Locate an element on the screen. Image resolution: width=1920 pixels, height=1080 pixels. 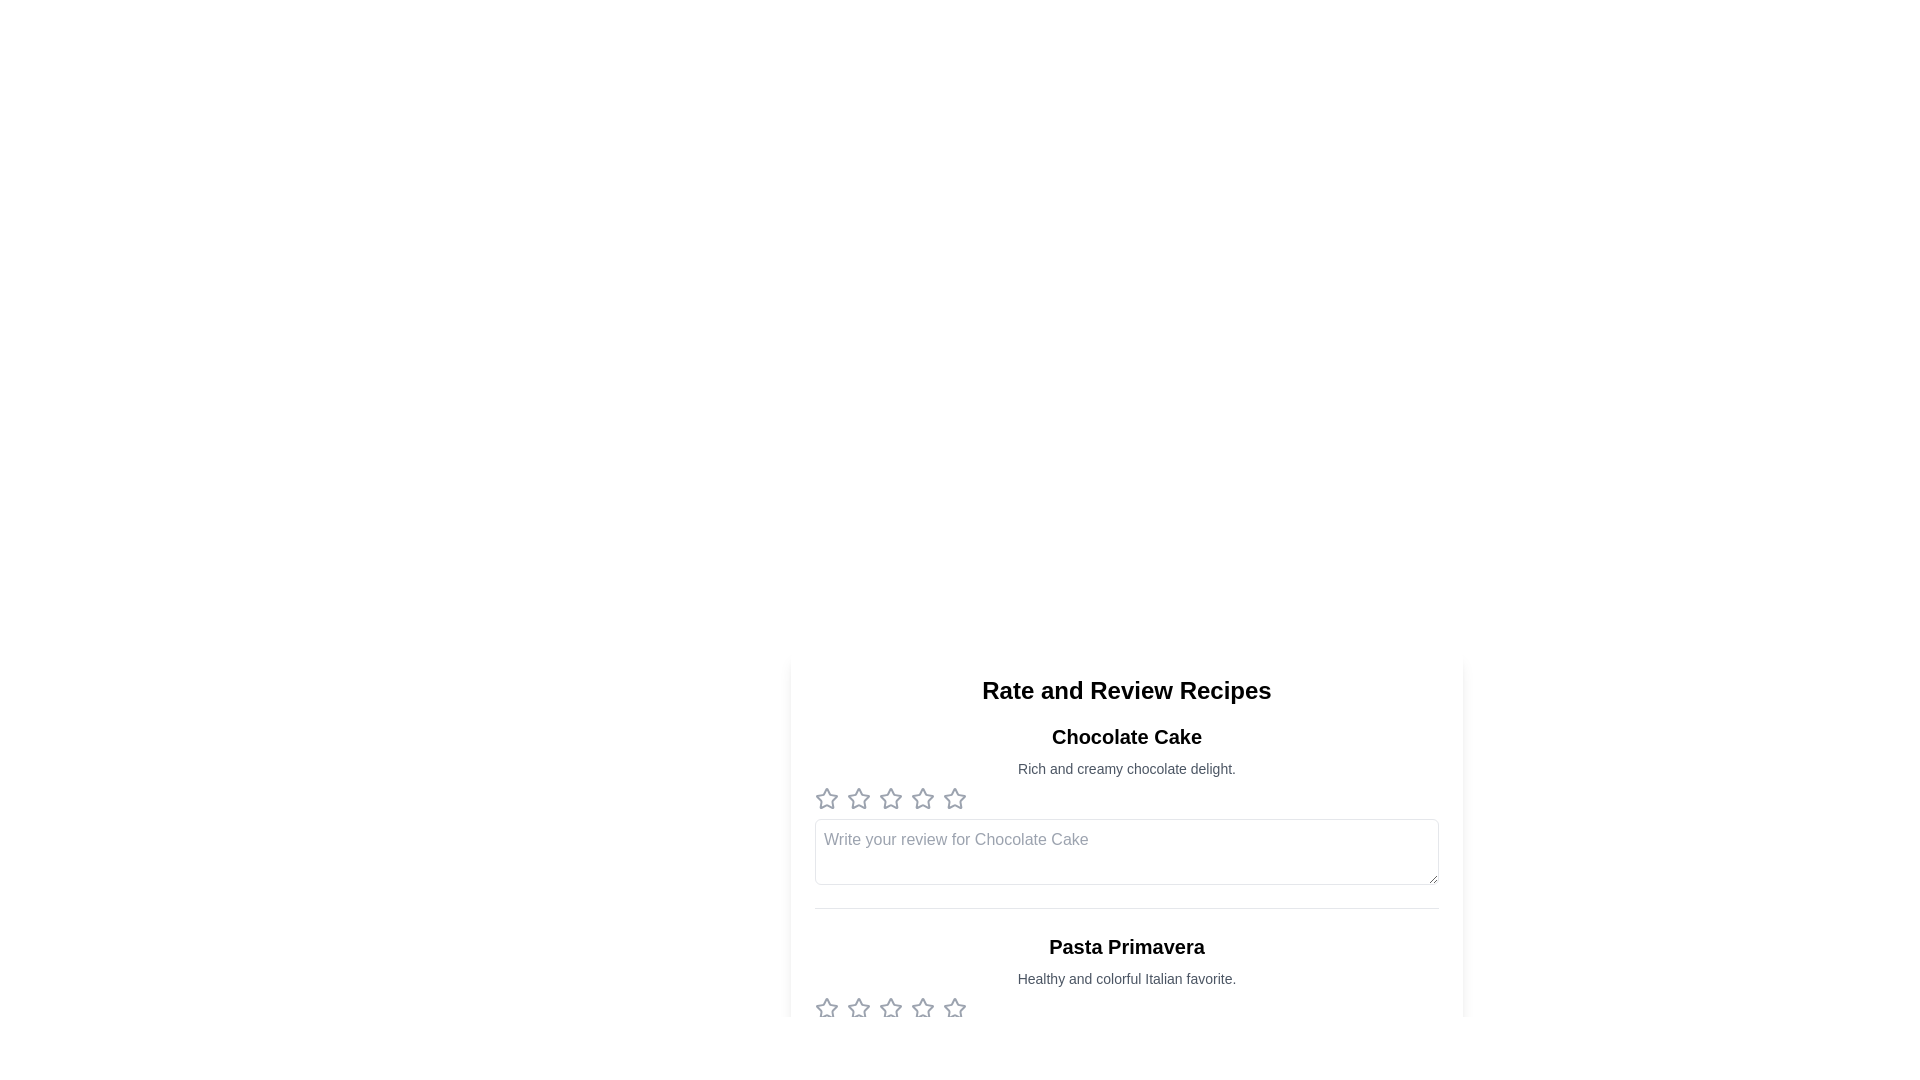
the second star icon in the star rating control below the title 'Chocolate Cake' is located at coordinates (859, 797).